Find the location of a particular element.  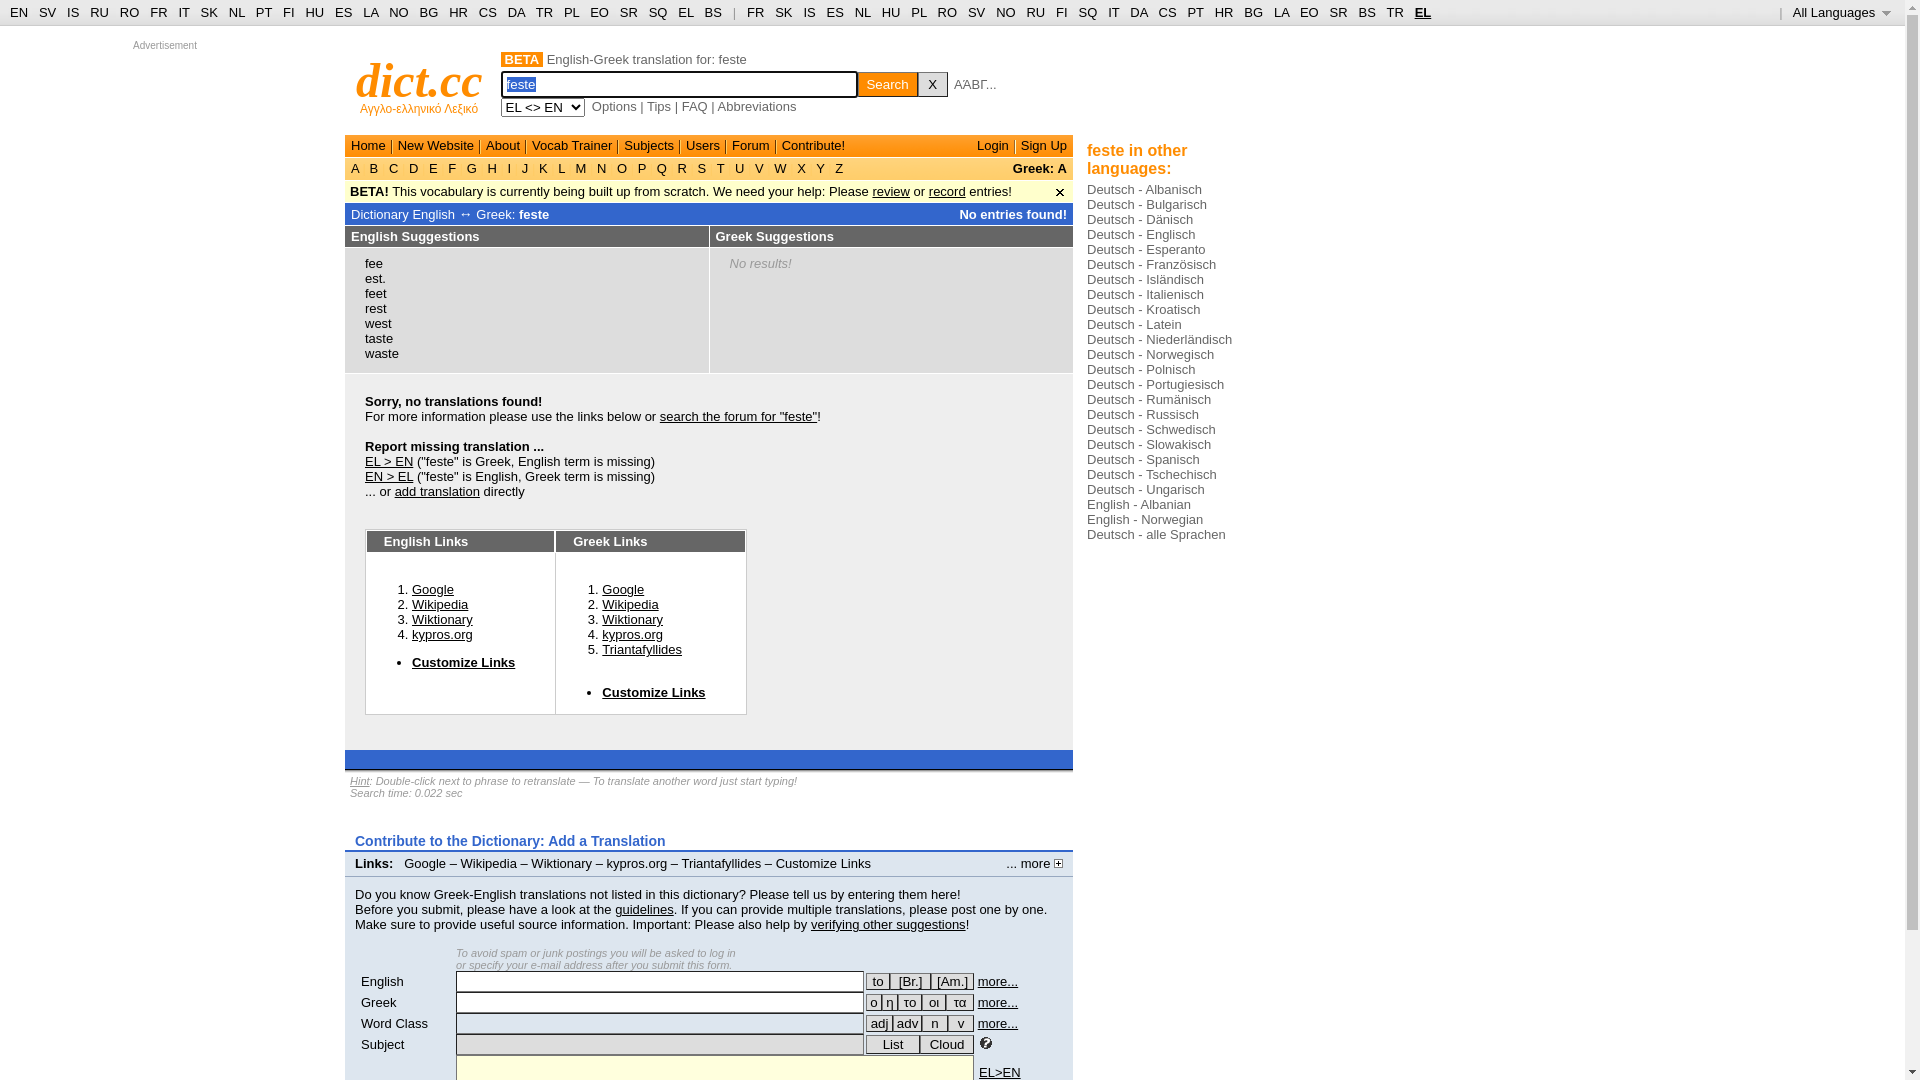

'H' is located at coordinates (492, 167).